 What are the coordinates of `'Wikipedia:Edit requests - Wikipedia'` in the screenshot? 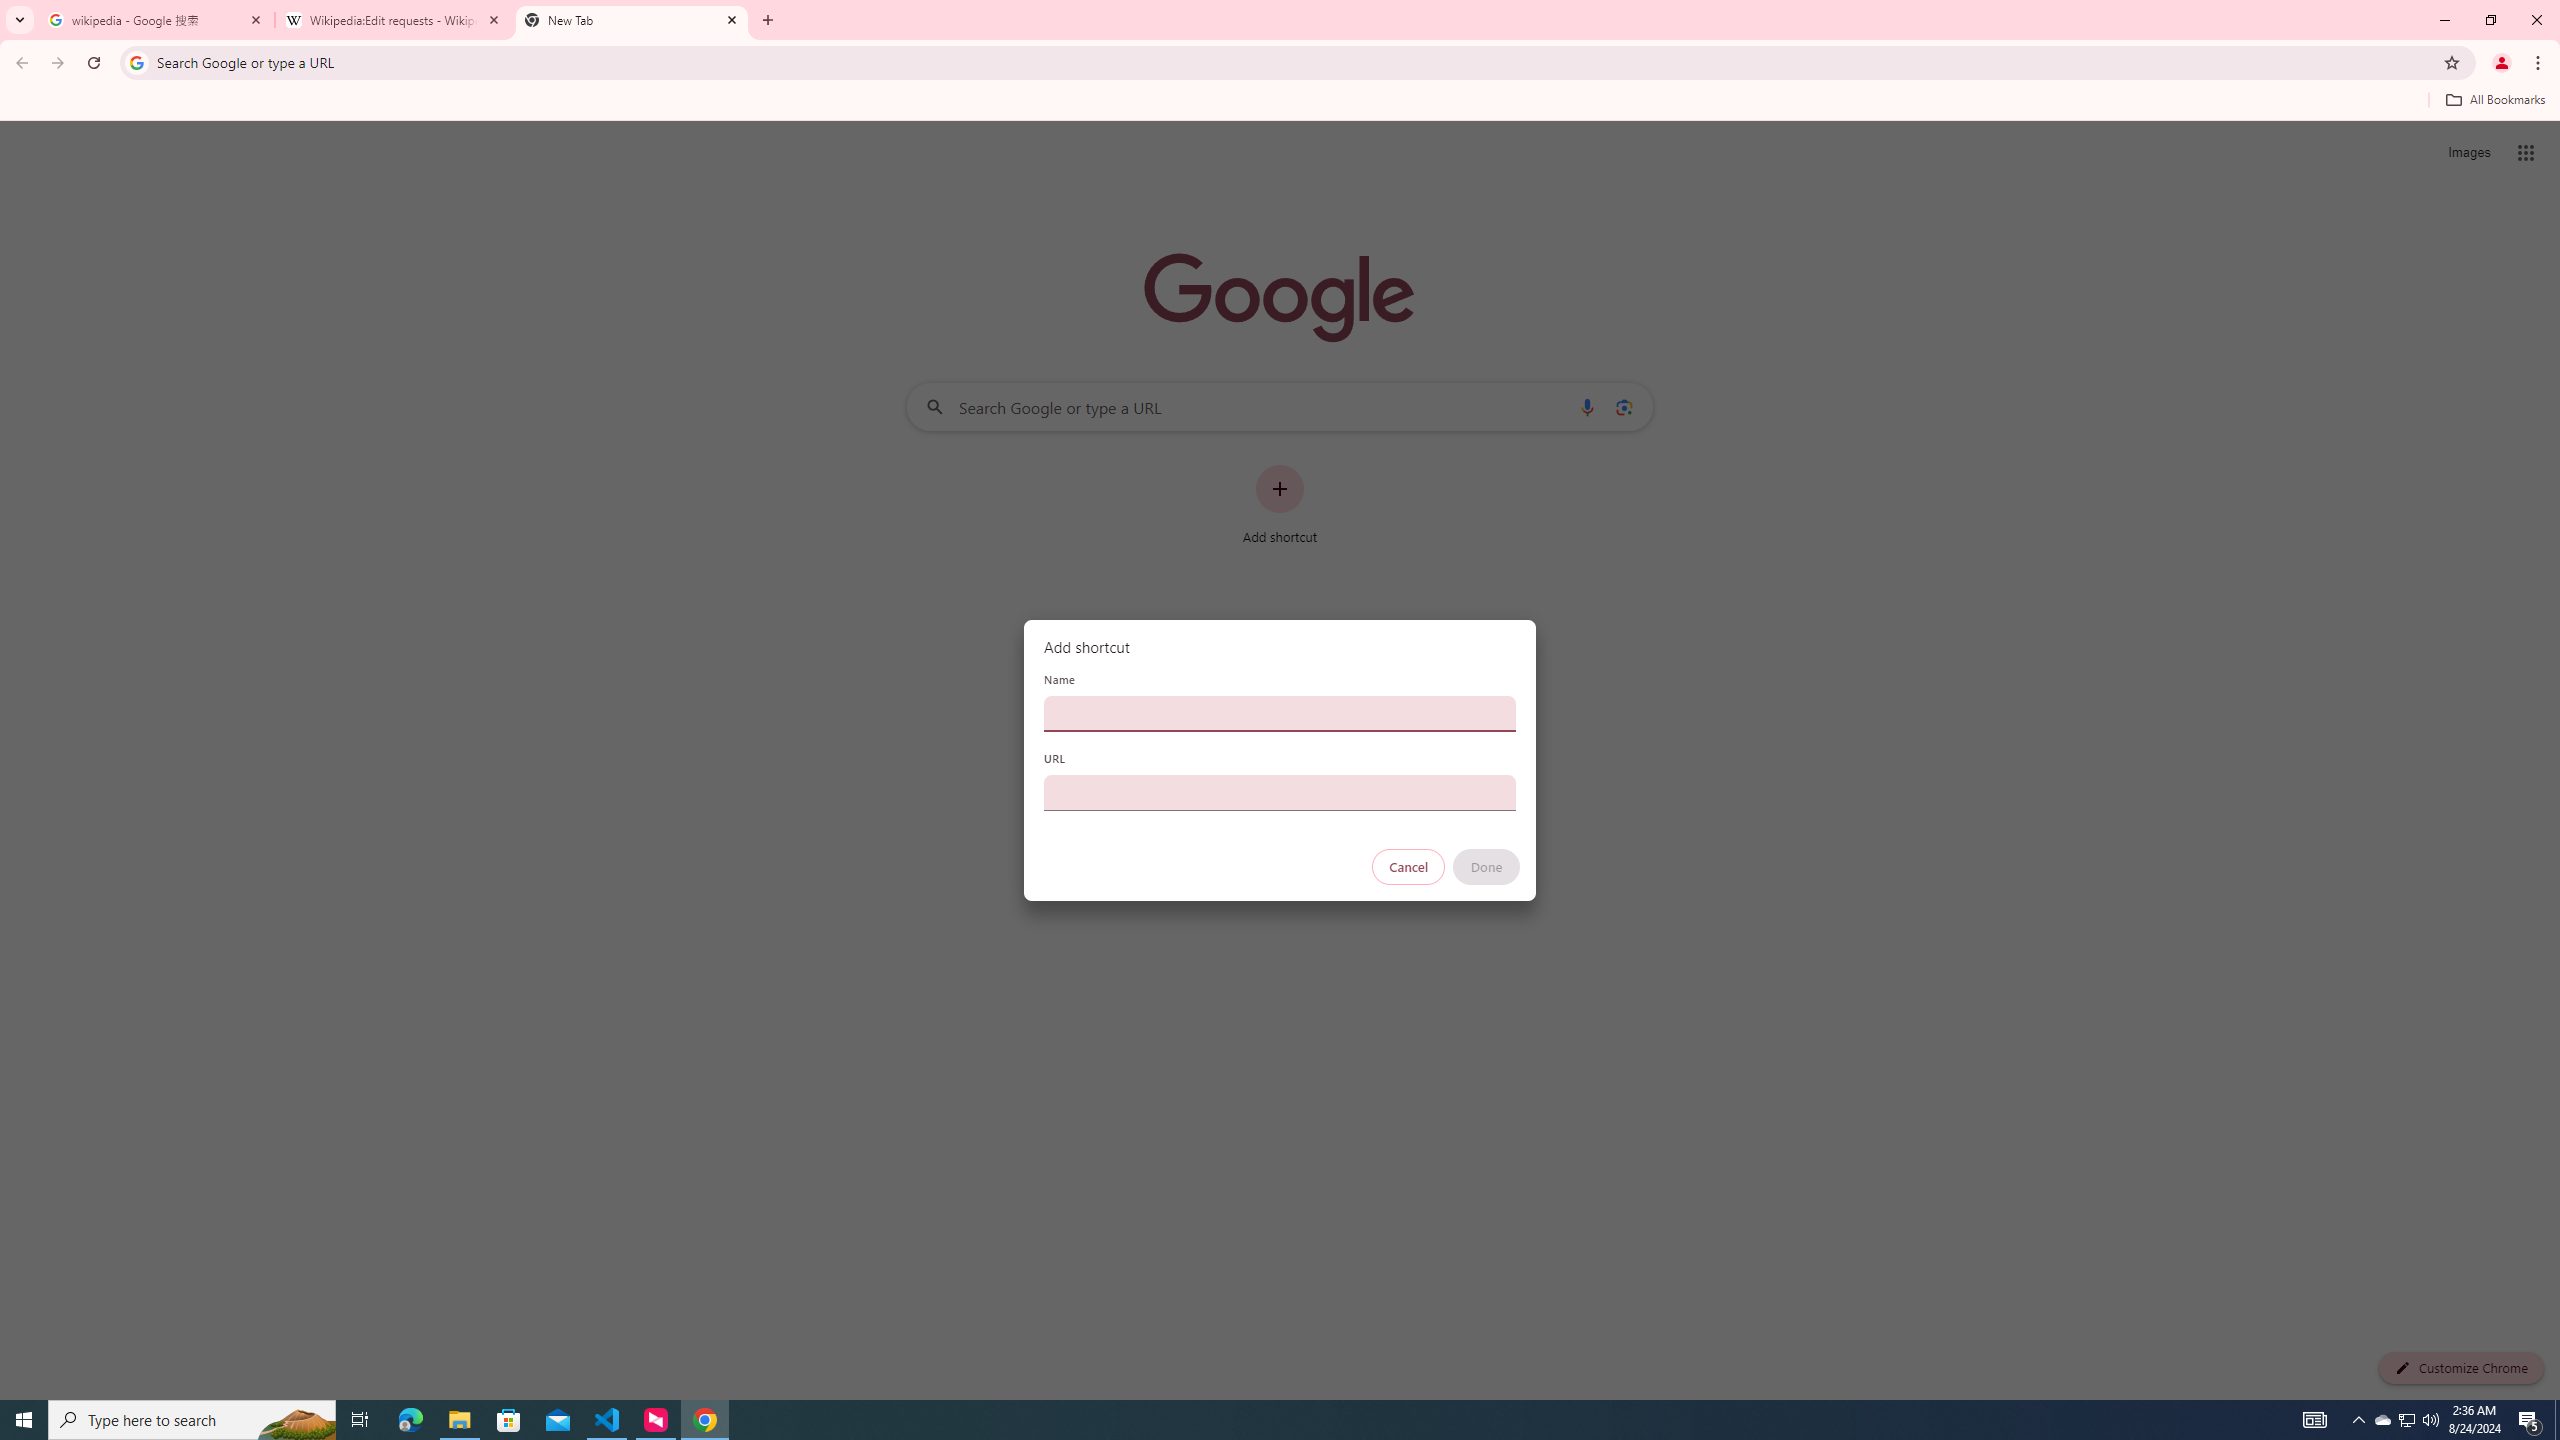 It's located at (394, 19).